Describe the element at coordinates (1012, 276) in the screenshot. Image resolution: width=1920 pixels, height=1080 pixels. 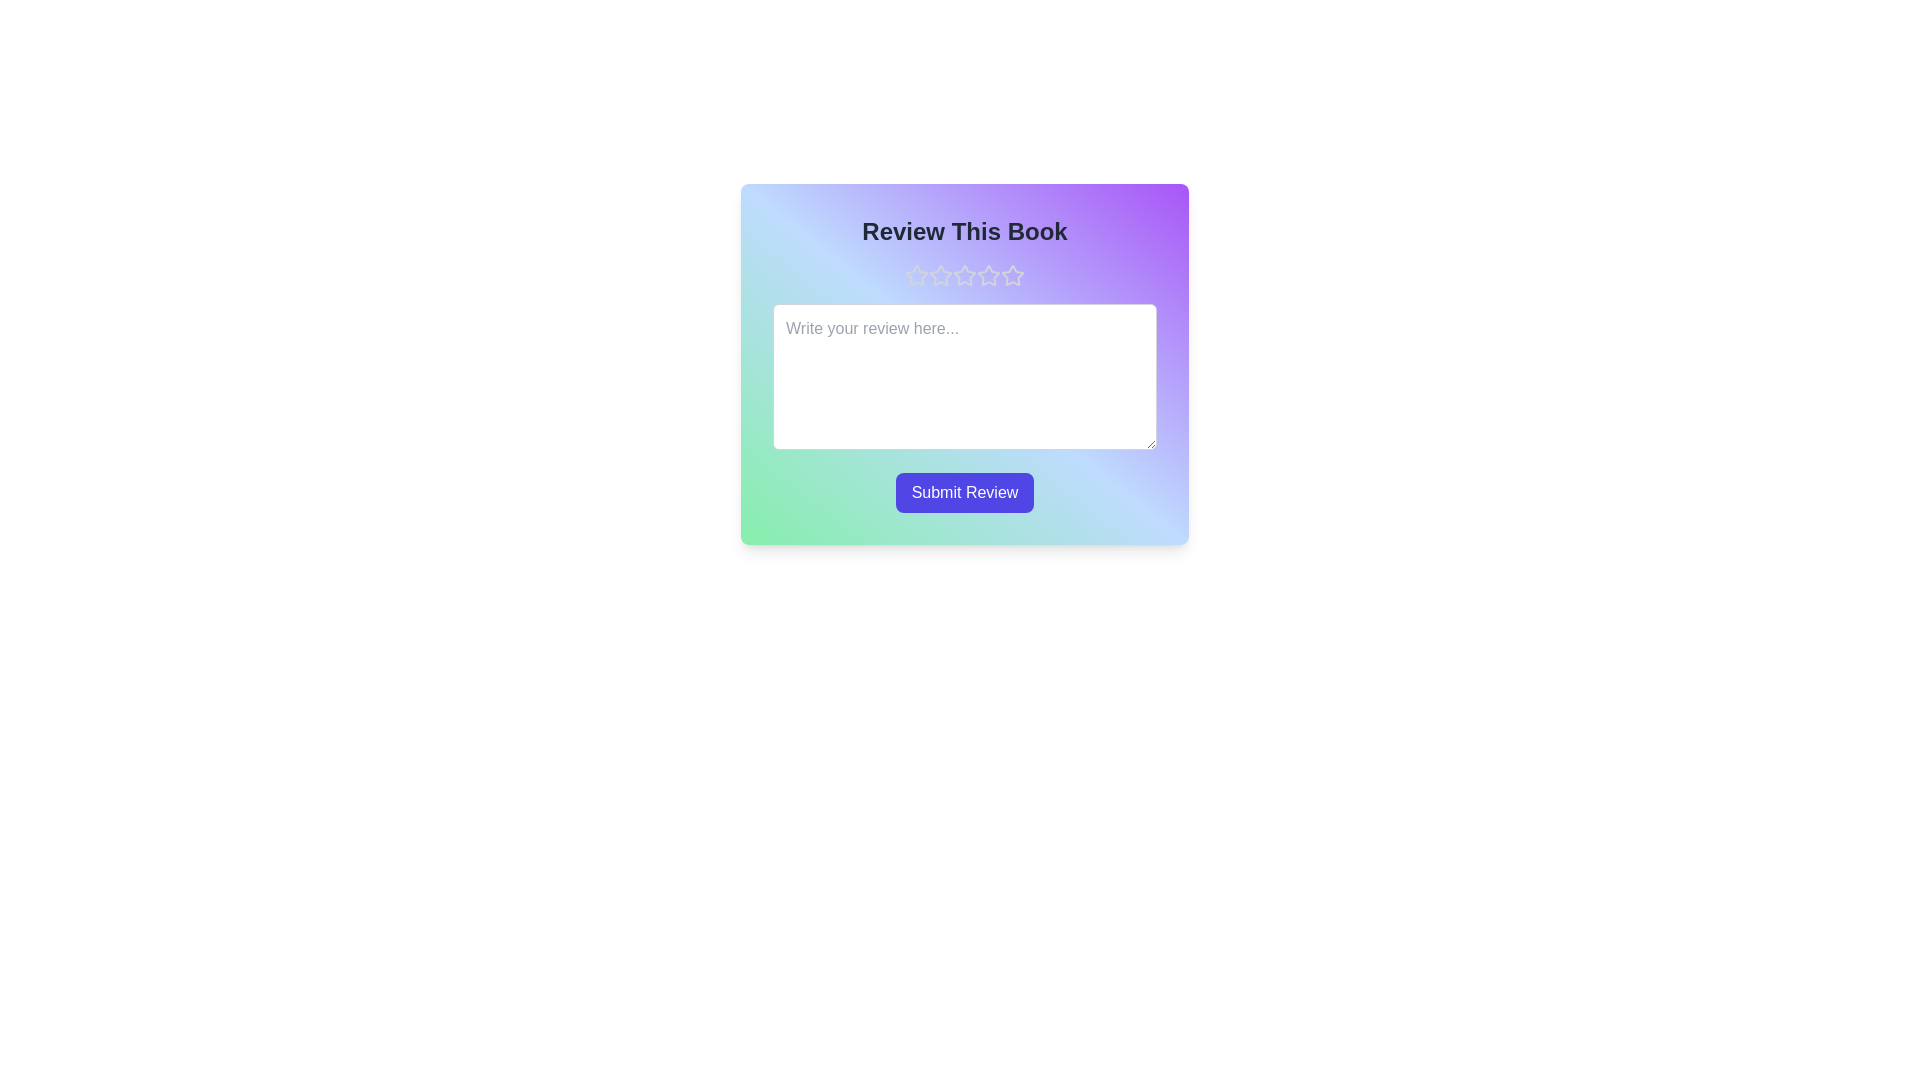
I see `the star corresponding to the desired rating 5` at that location.